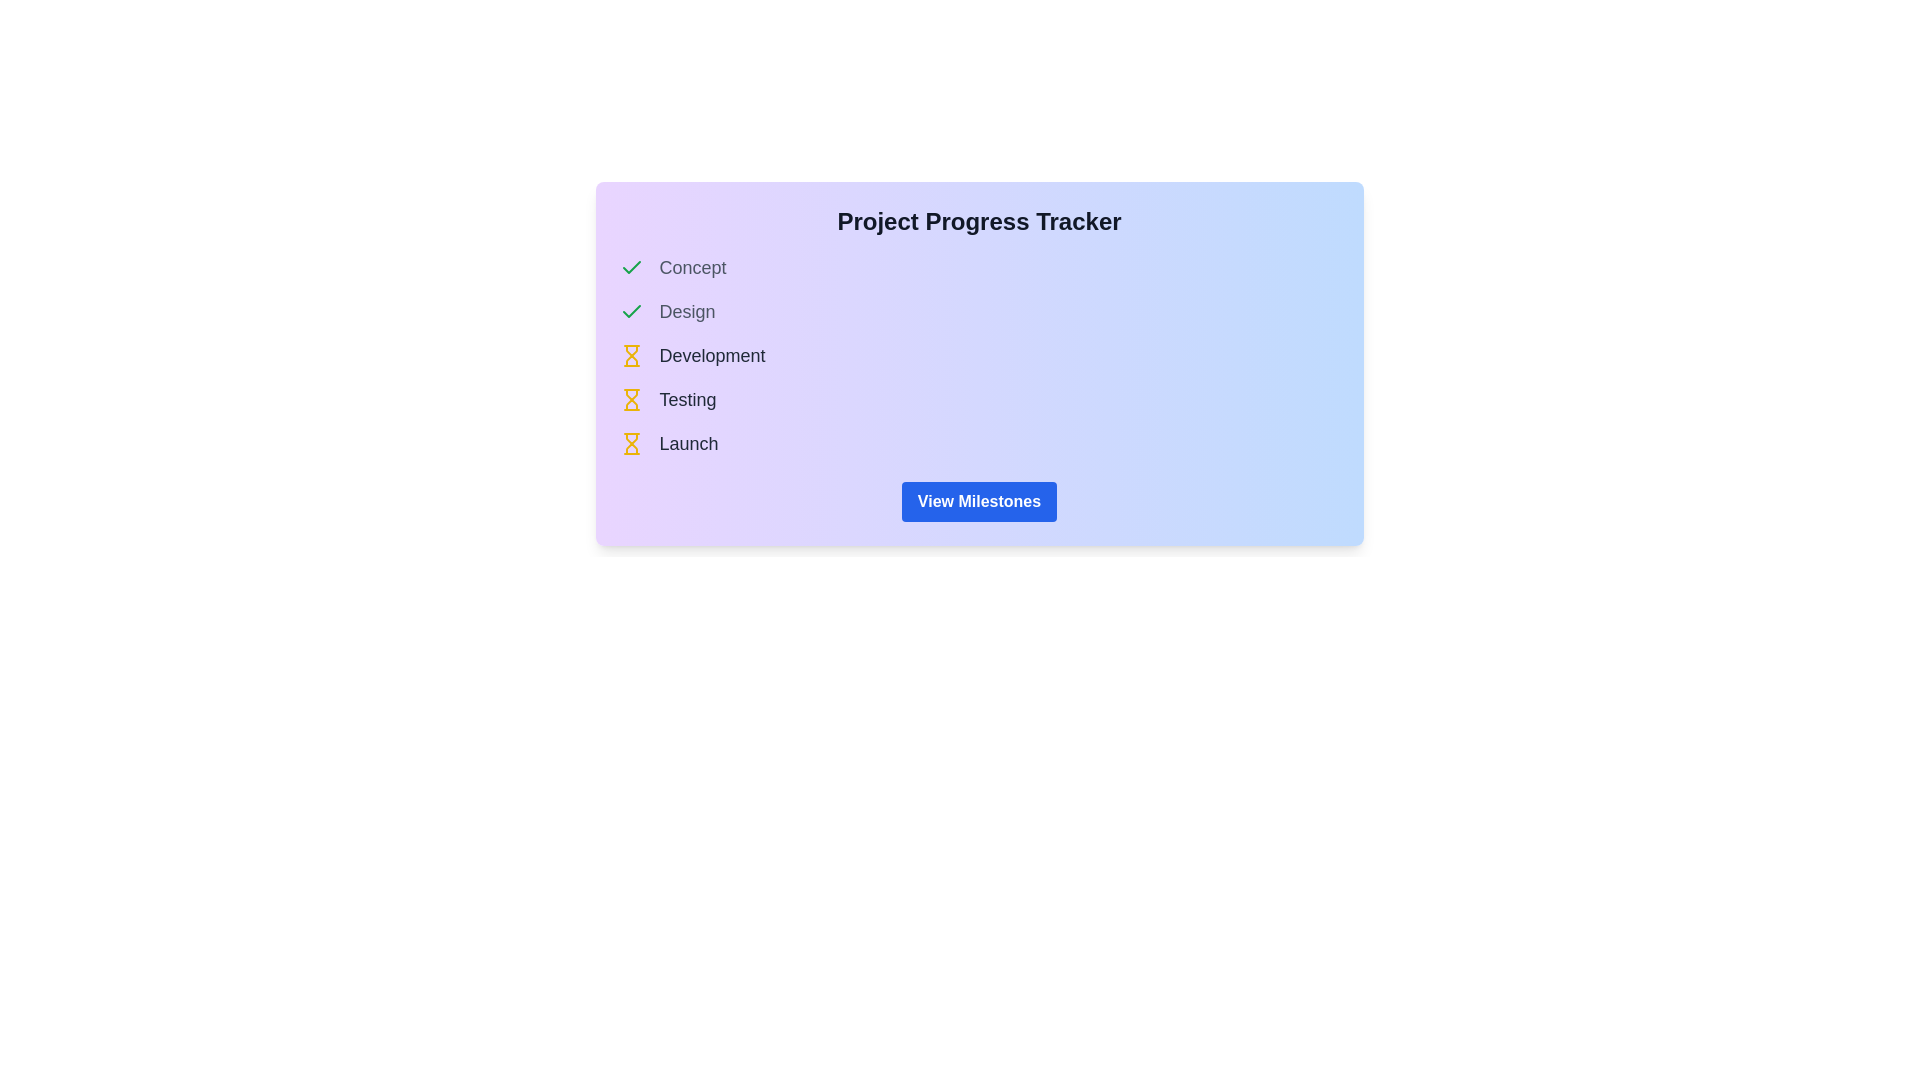 The image size is (1920, 1080). What do you see at coordinates (689, 442) in the screenshot?
I see `the 'Launch' phase text label located in the project progress tracker, which is the last entry in the list under 'Testing.'` at bounding box center [689, 442].